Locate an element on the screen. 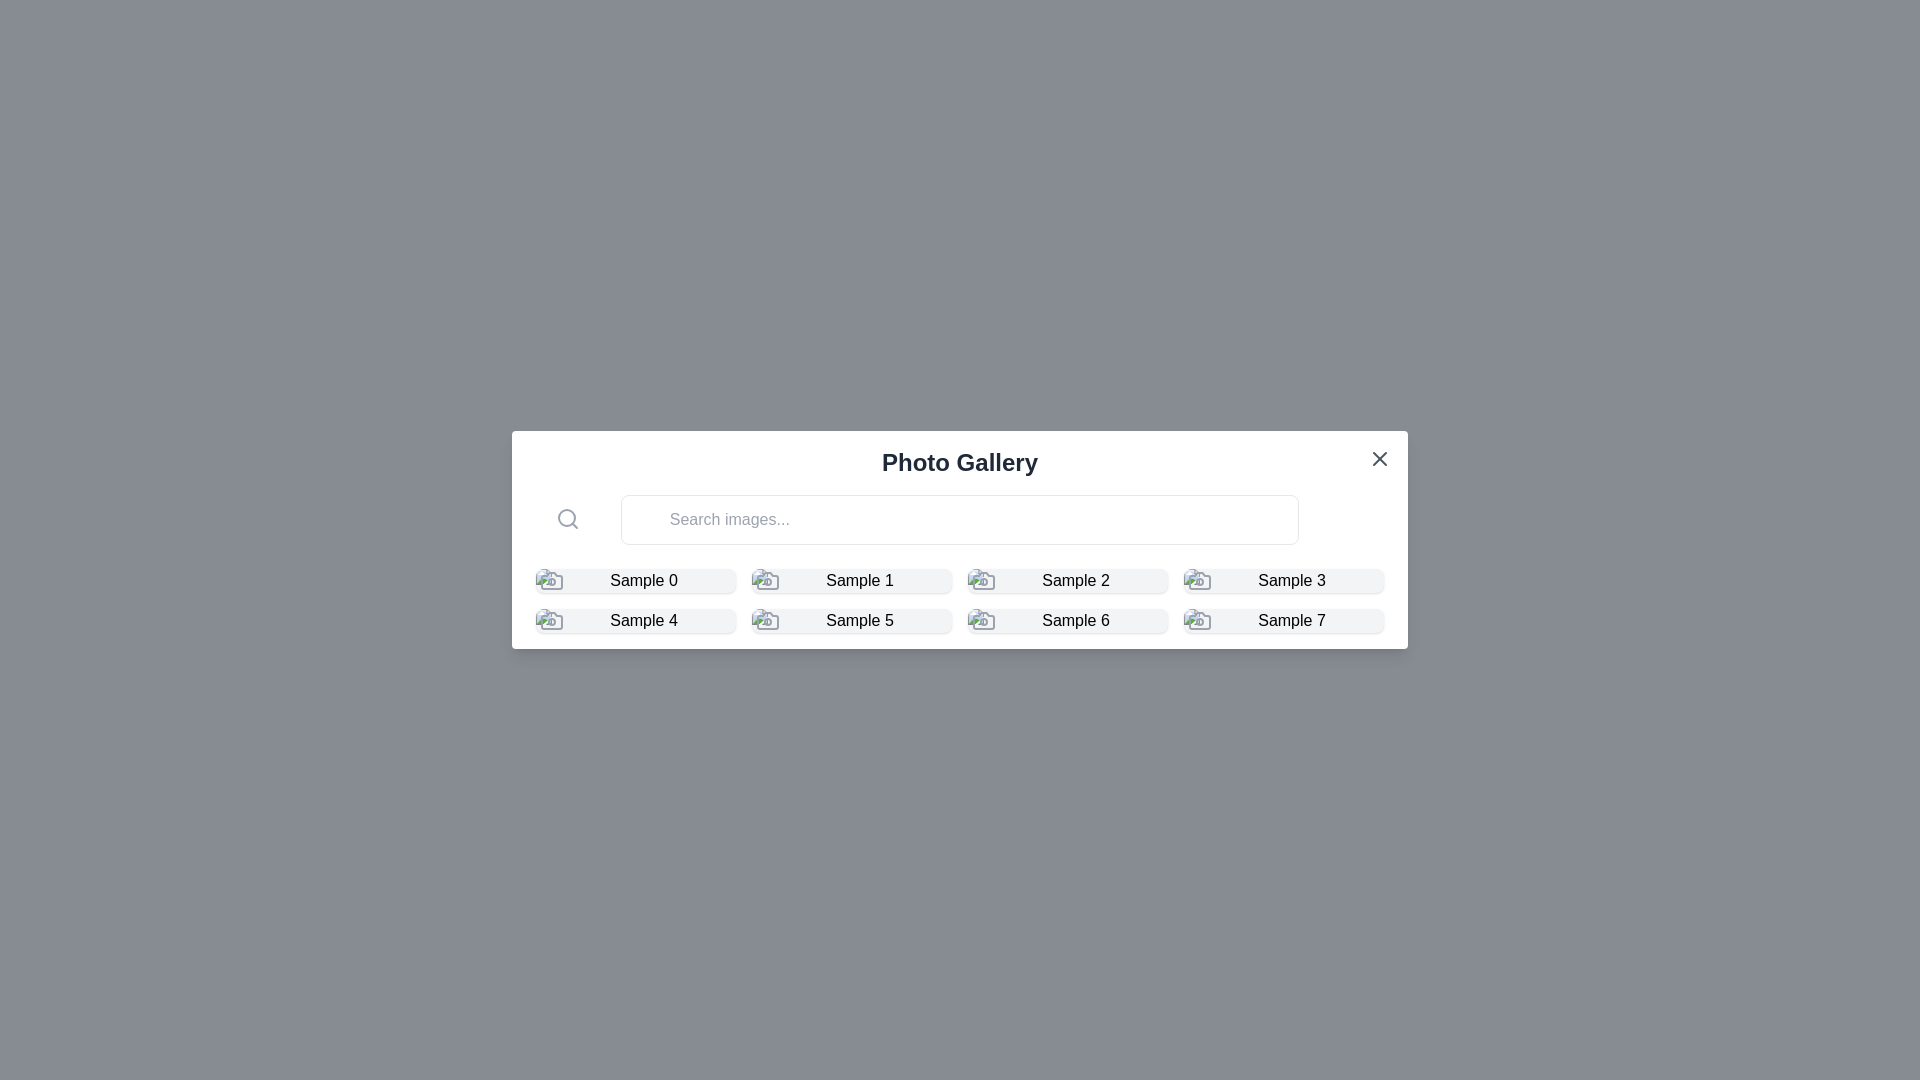 This screenshot has height=1080, width=1920. the camera icon, which is a minimalistic vector graphic located in the lower-right section of the grid layout next to 'Sample 7' is located at coordinates (1200, 620).